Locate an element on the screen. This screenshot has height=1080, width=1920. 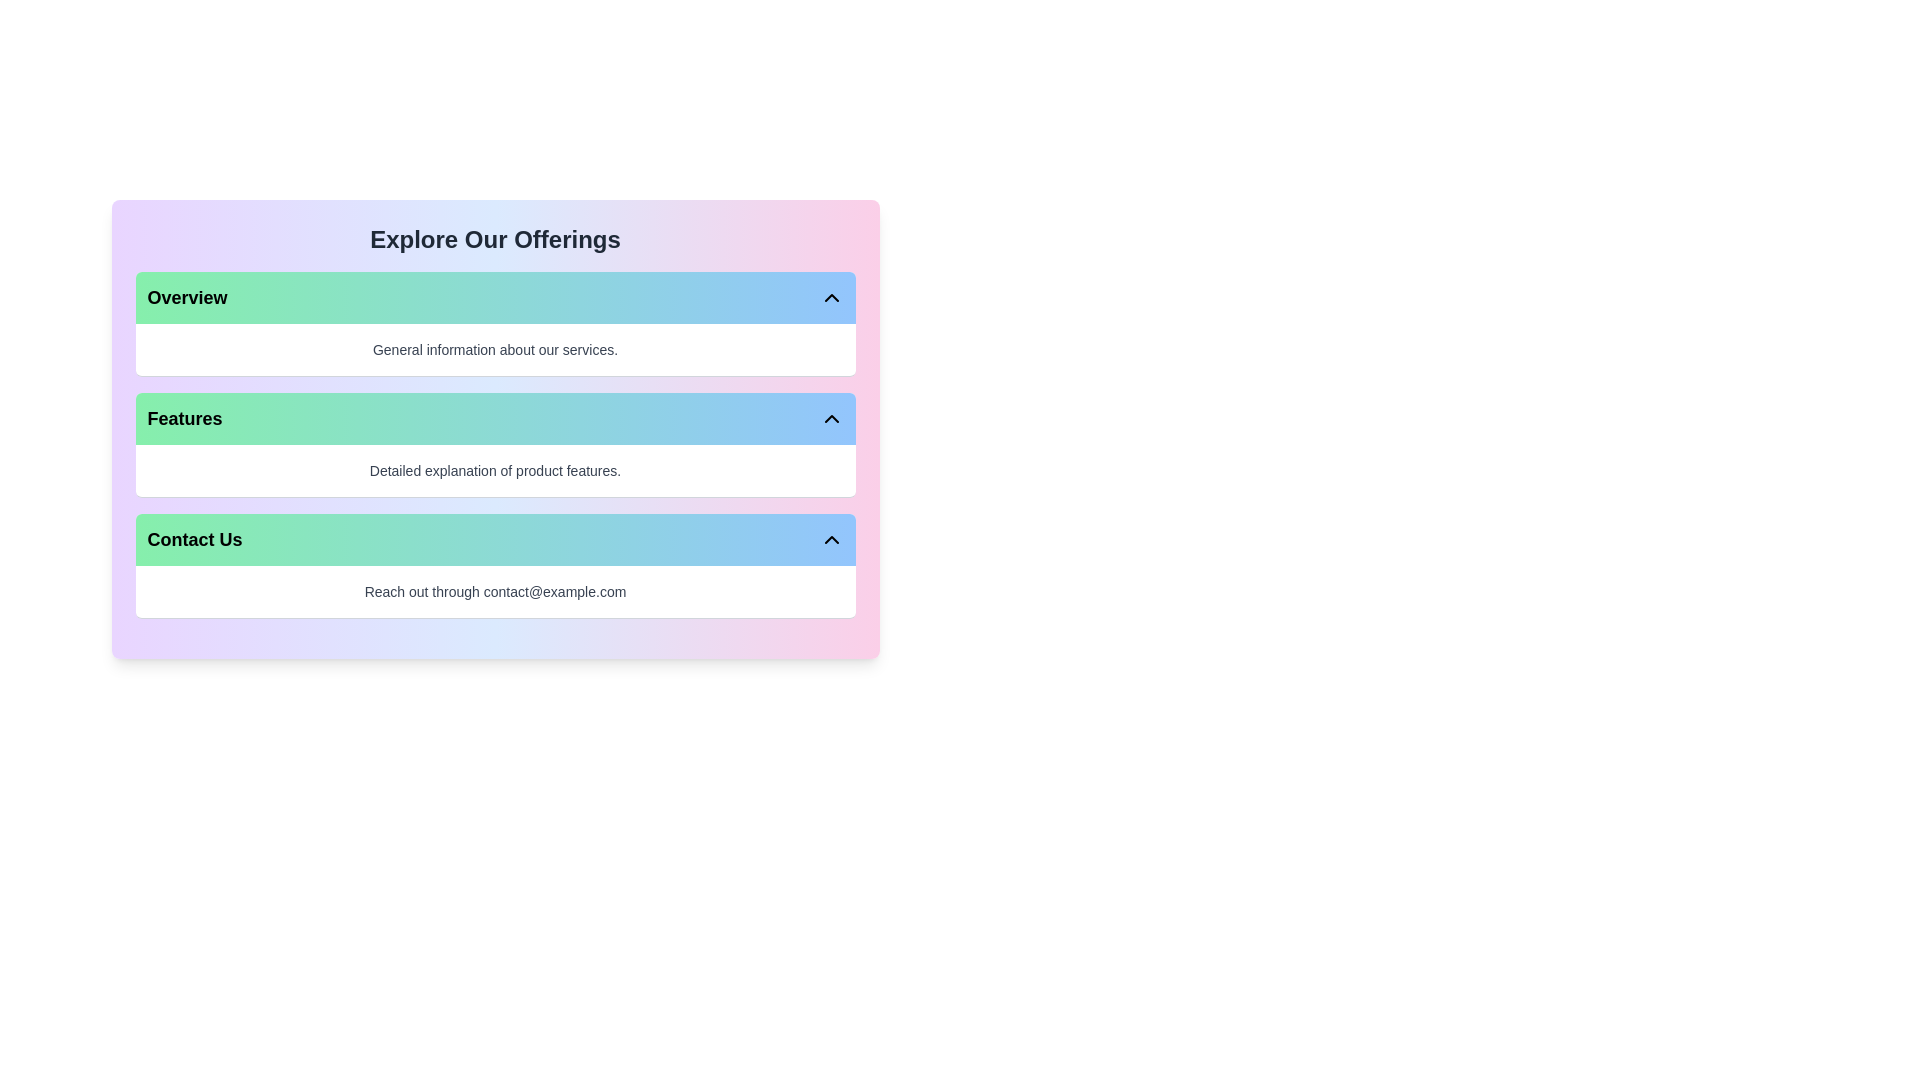
the collapsible section that provides detailed information about product features, which is positioned below the 'Overview' section and above the 'Contact Us' section is located at coordinates (495, 444).